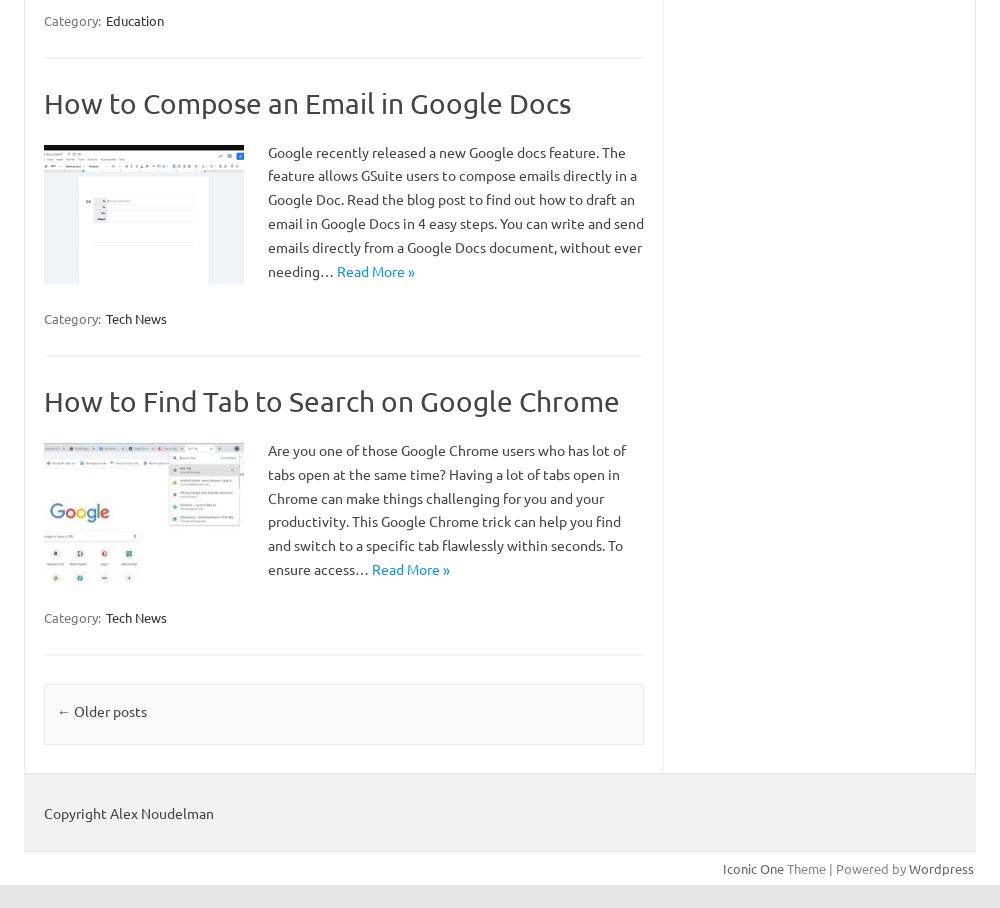 The image size is (1000, 908). Describe the element at coordinates (129, 812) in the screenshot. I see `'Copyright Alex Noudelman'` at that location.